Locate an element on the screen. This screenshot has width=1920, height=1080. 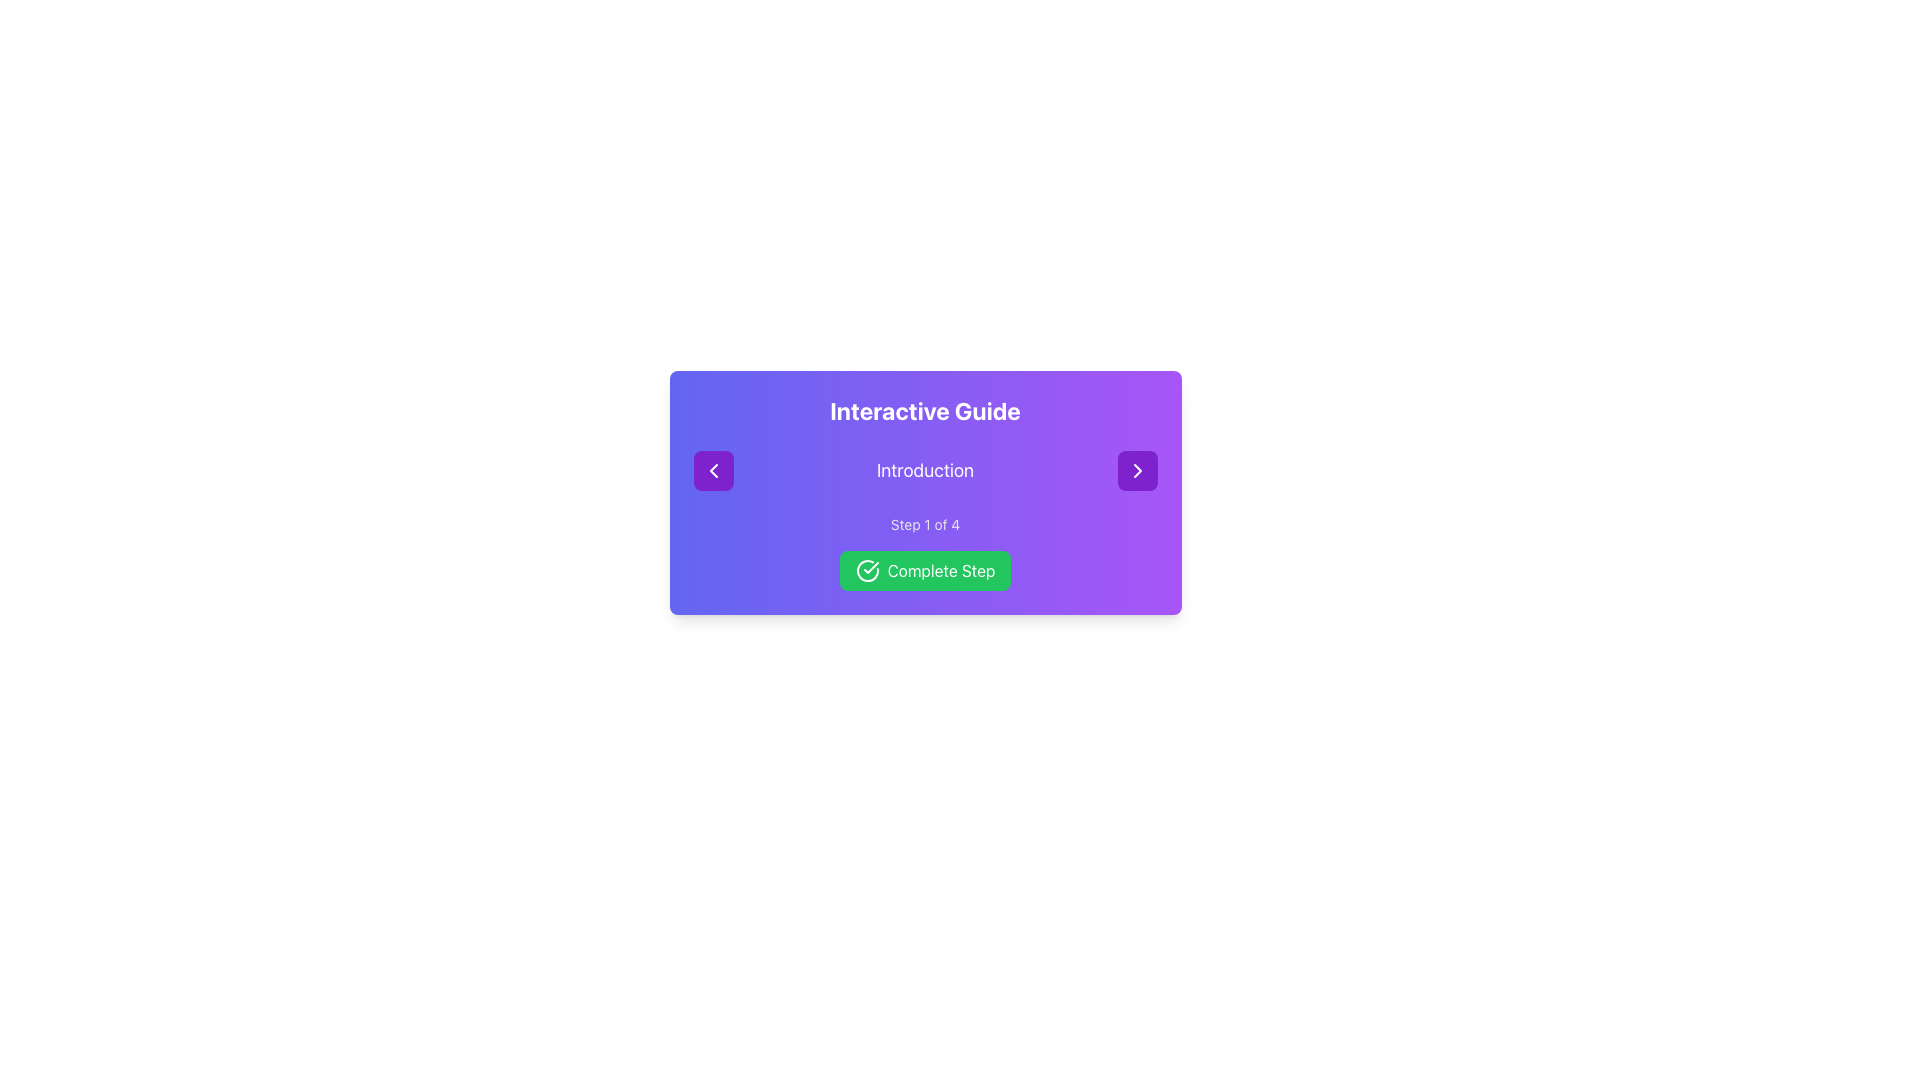
the button at the bottom of the purple box labeled 'Interactive Guide' is located at coordinates (924, 570).